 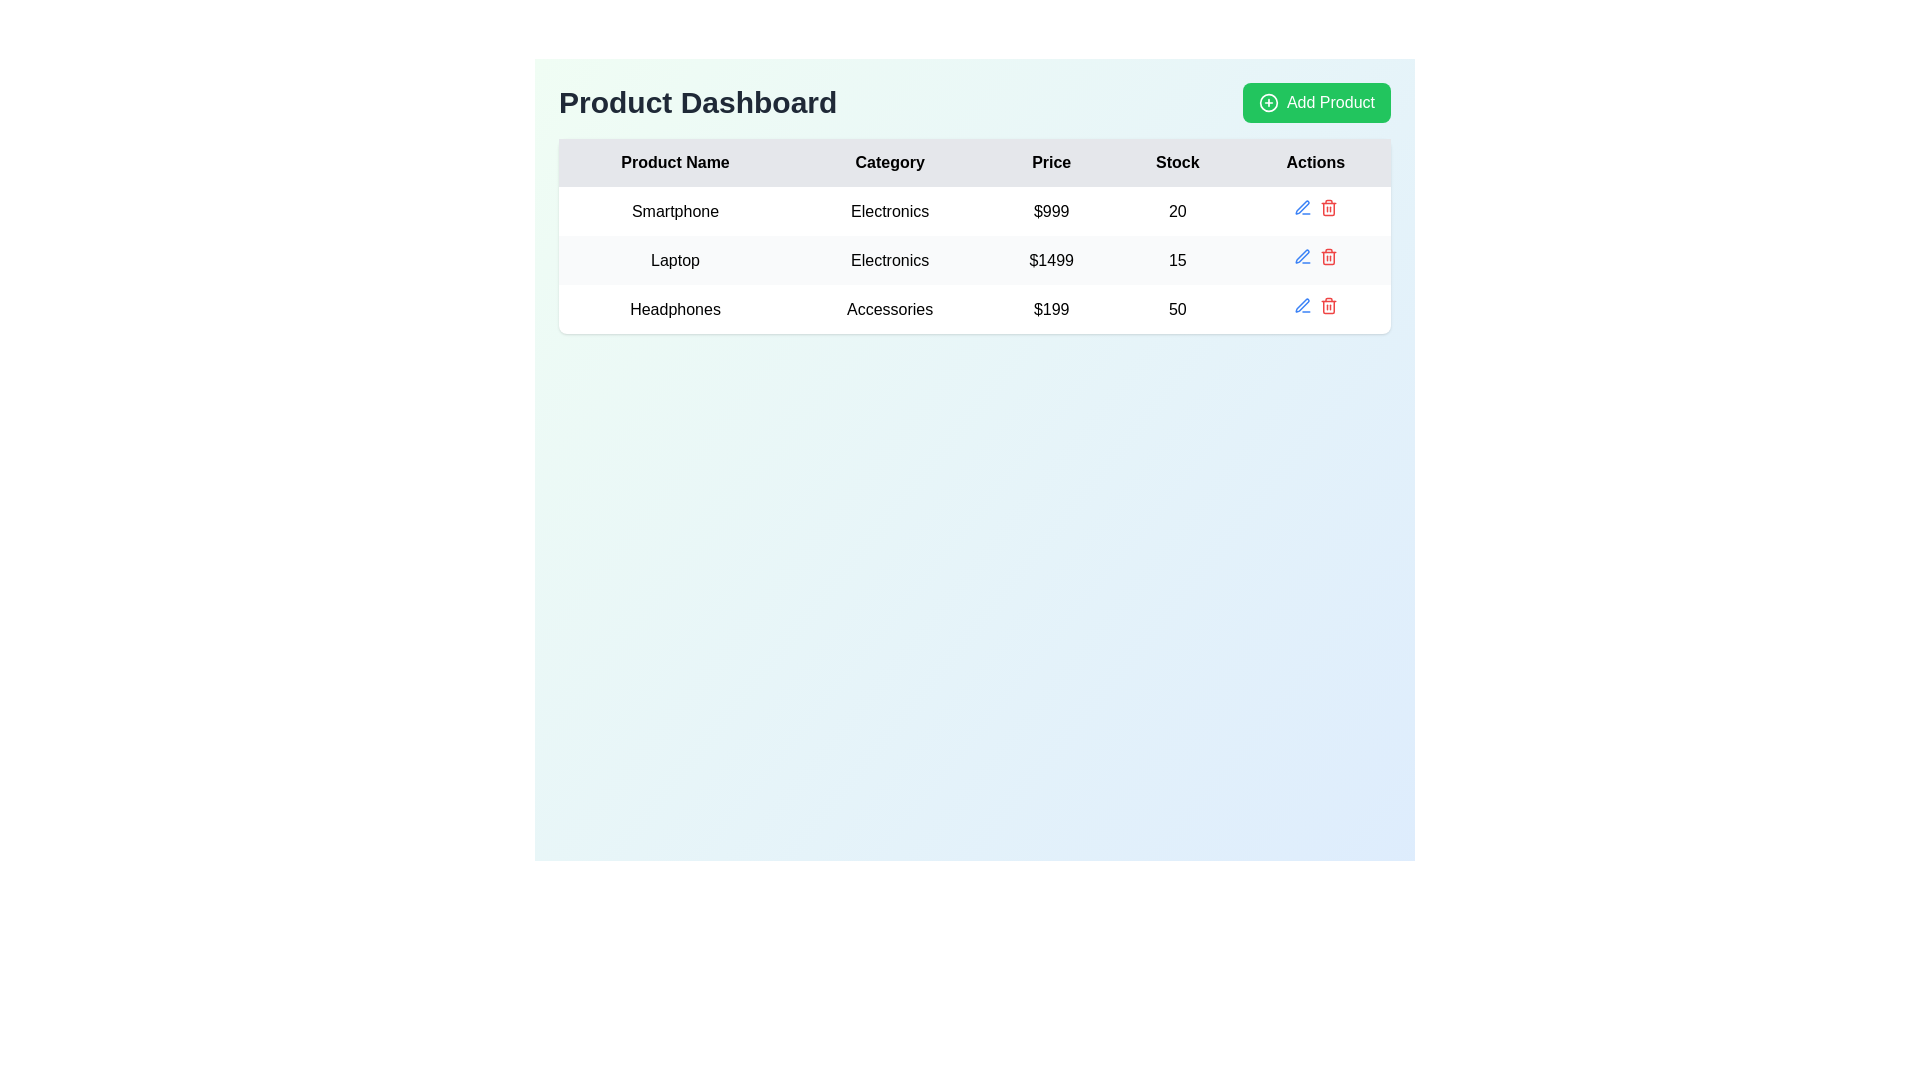 What do you see at coordinates (889, 161) in the screenshot?
I see `the Text Label that is the second column header from the left in the table, positioned between 'Product Name' and 'Price'` at bounding box center [889, 161].